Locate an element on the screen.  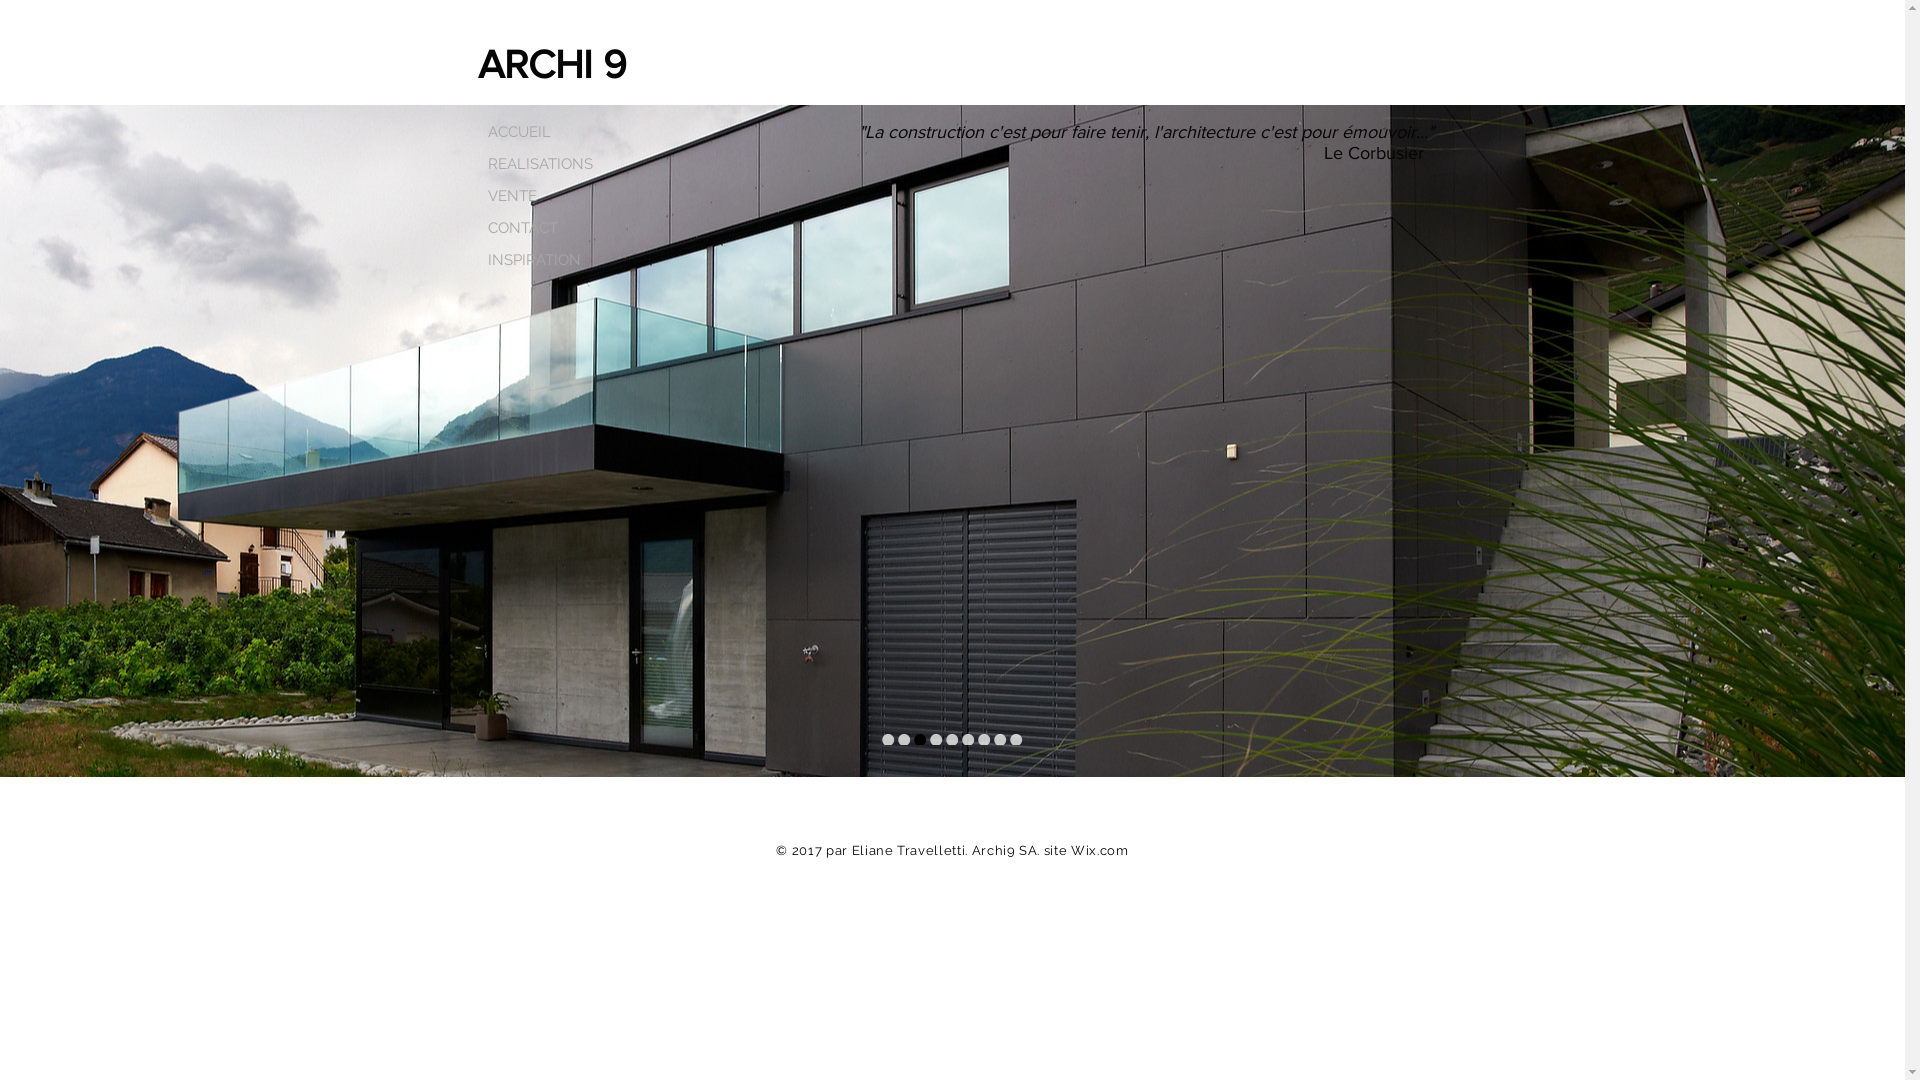
'ARCHI 9' is located at coordinates (477, 63).